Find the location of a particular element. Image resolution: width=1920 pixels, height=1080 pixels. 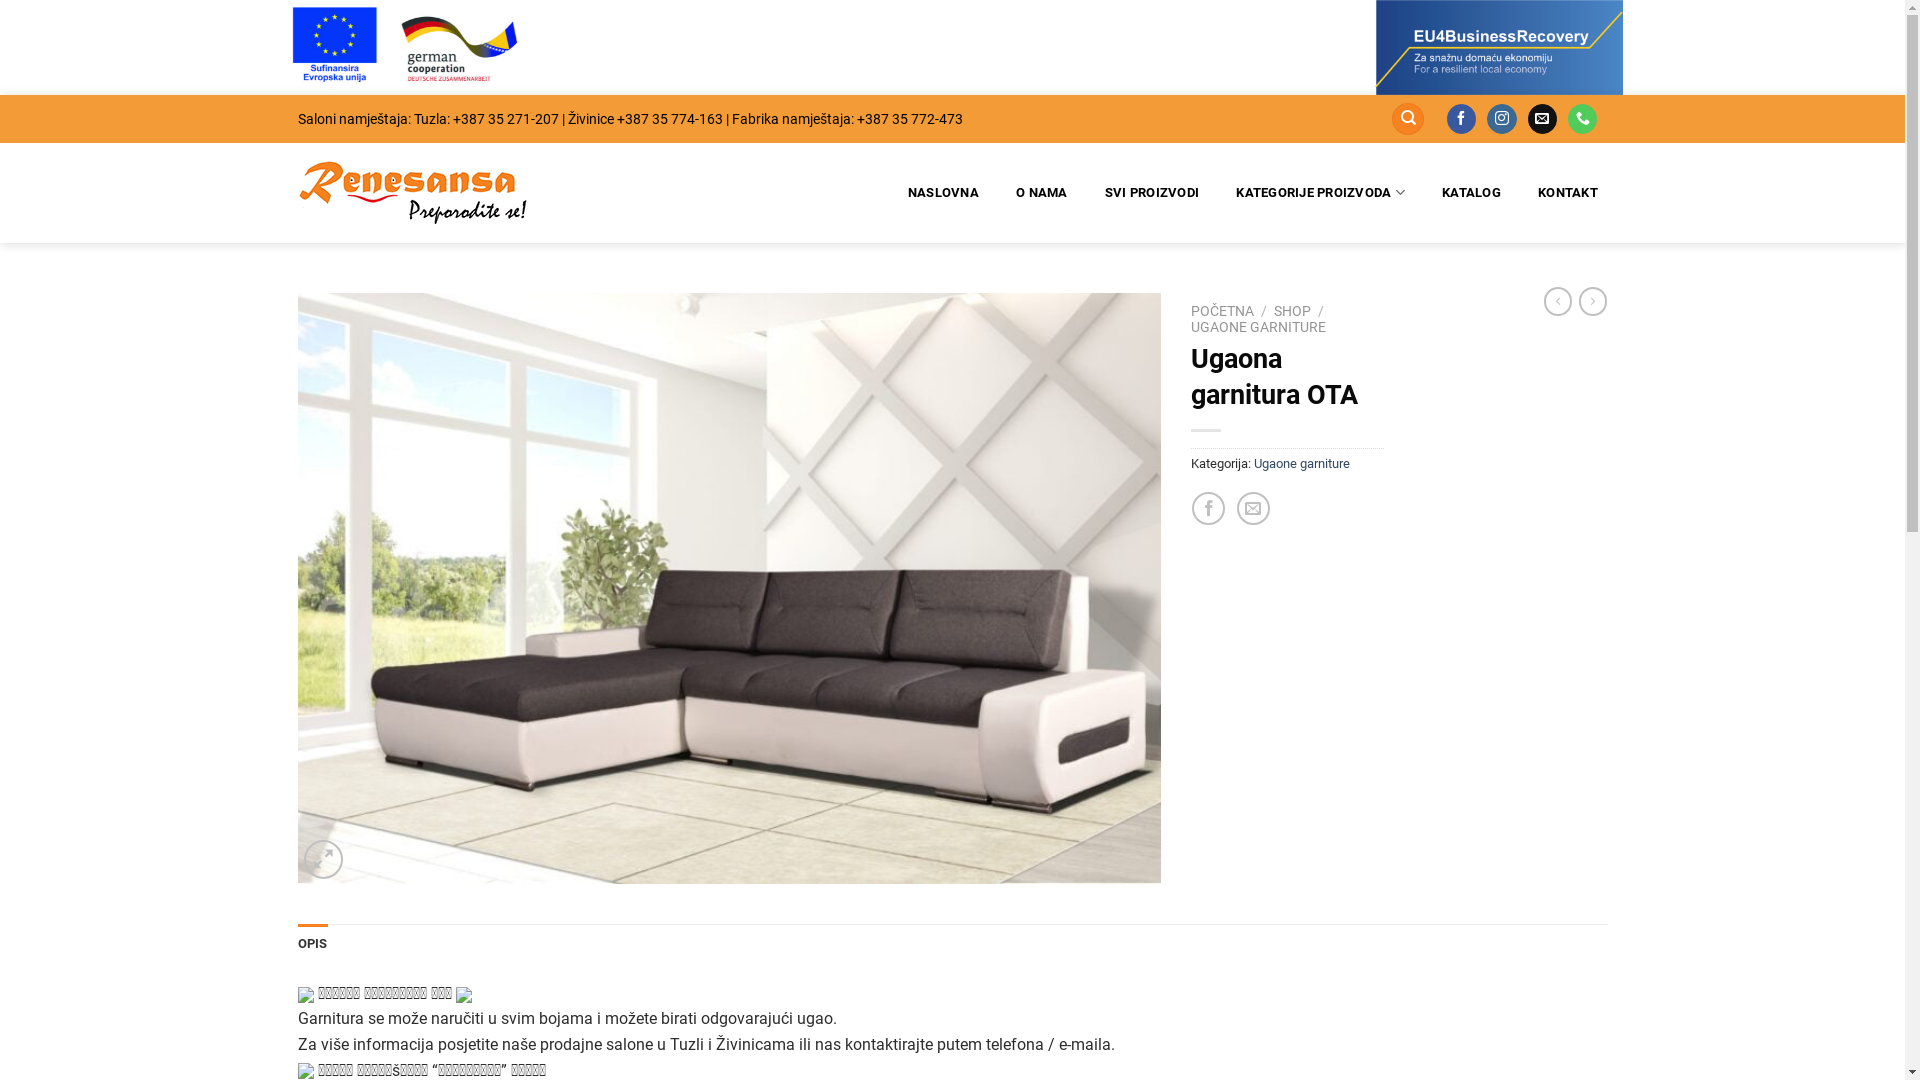

'KATALOG' is located at coordinates (1472, 192).